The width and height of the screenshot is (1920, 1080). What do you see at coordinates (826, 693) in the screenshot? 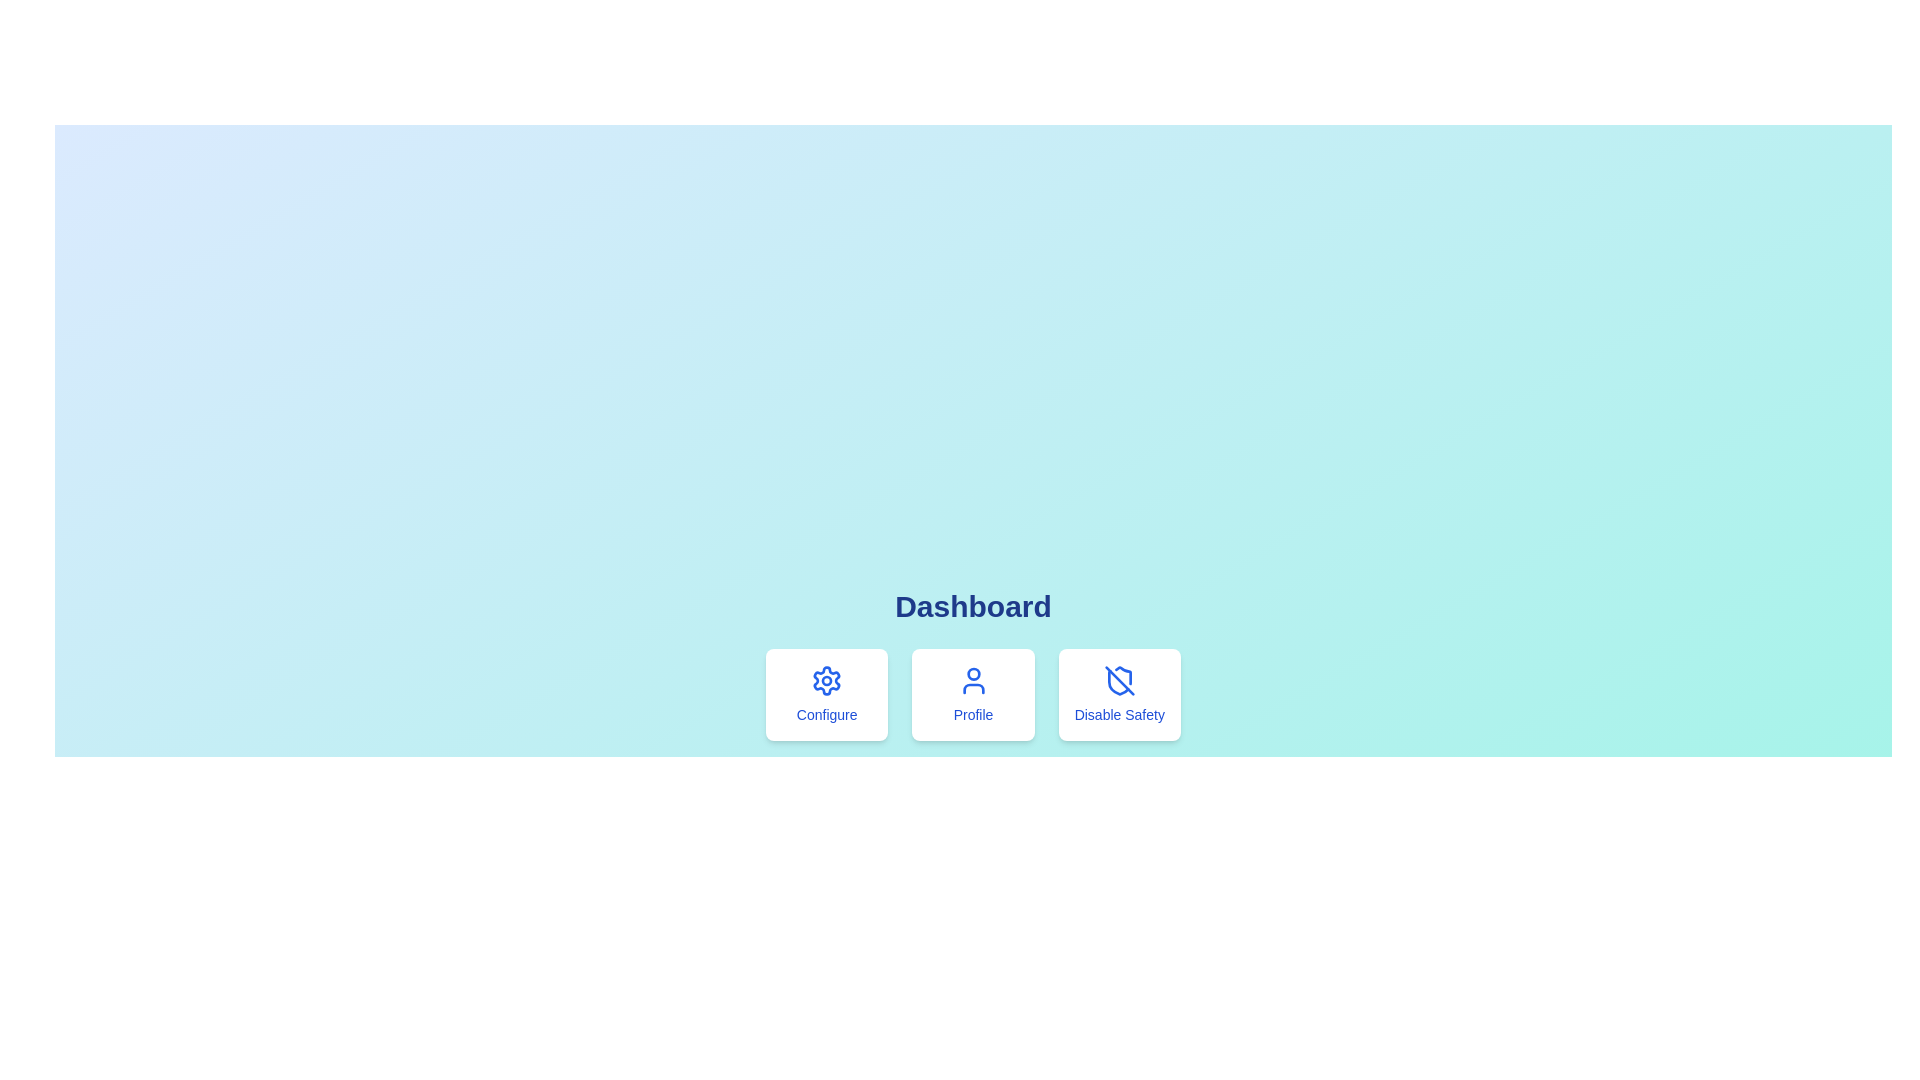
I see `the 'Configure' button that features a blue gear icon above the text, located in a rounded rectangle with a white background` at bounding box center [826, 693].